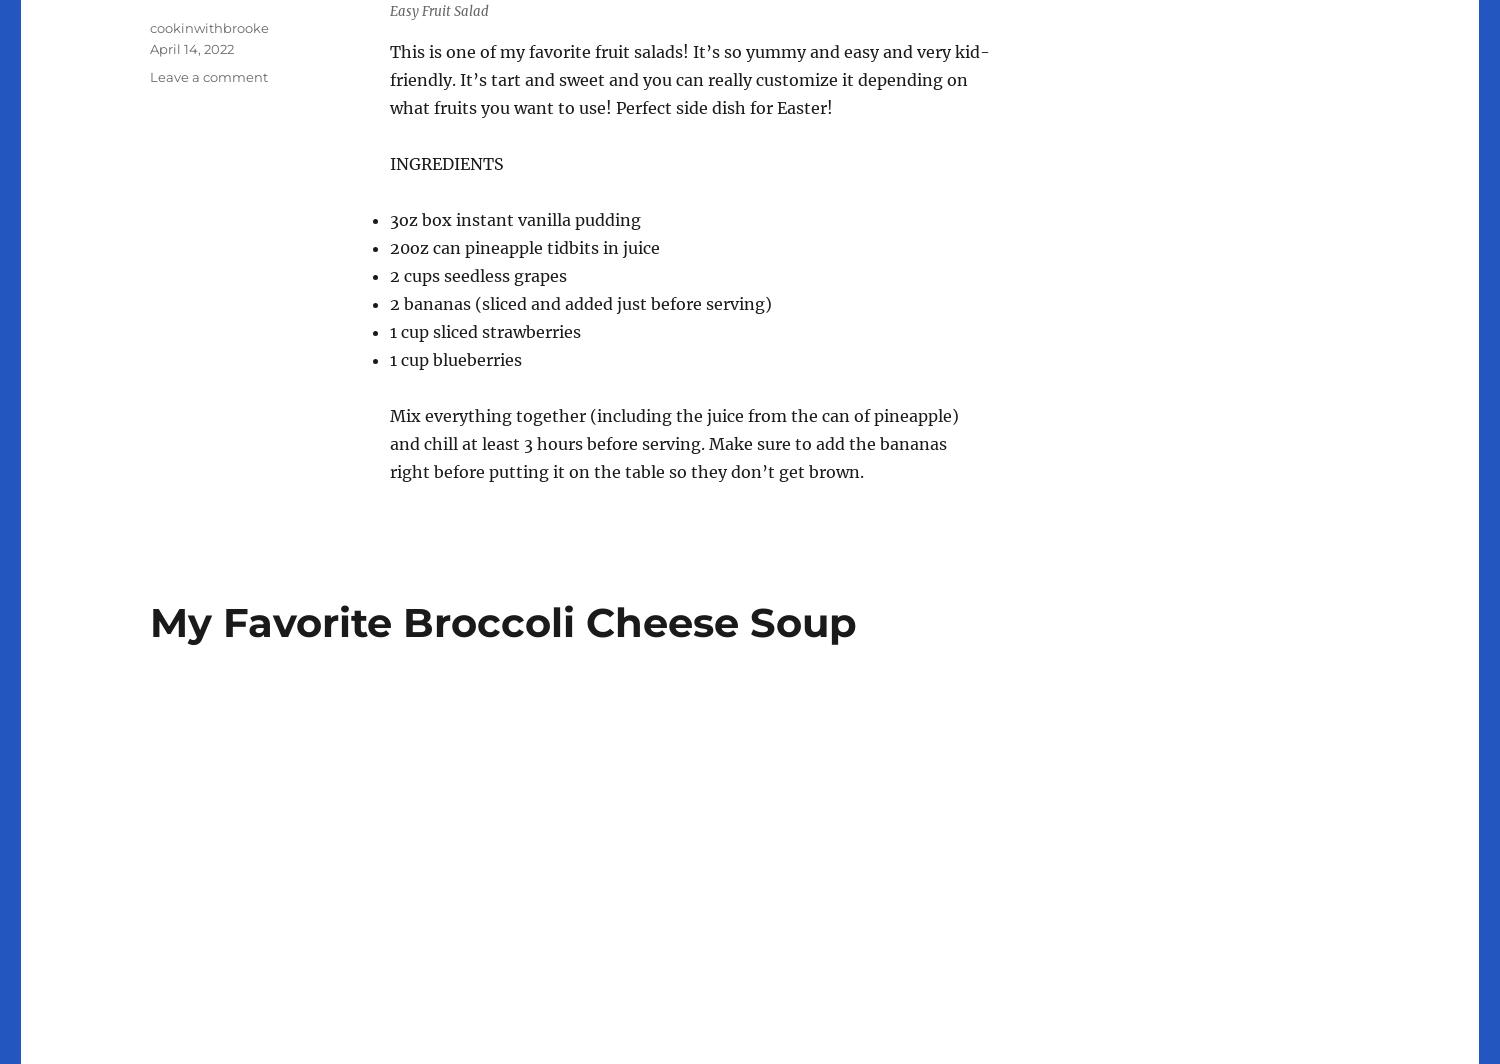  I want to click on '2 cups seedless grapes', so click(477, 276).